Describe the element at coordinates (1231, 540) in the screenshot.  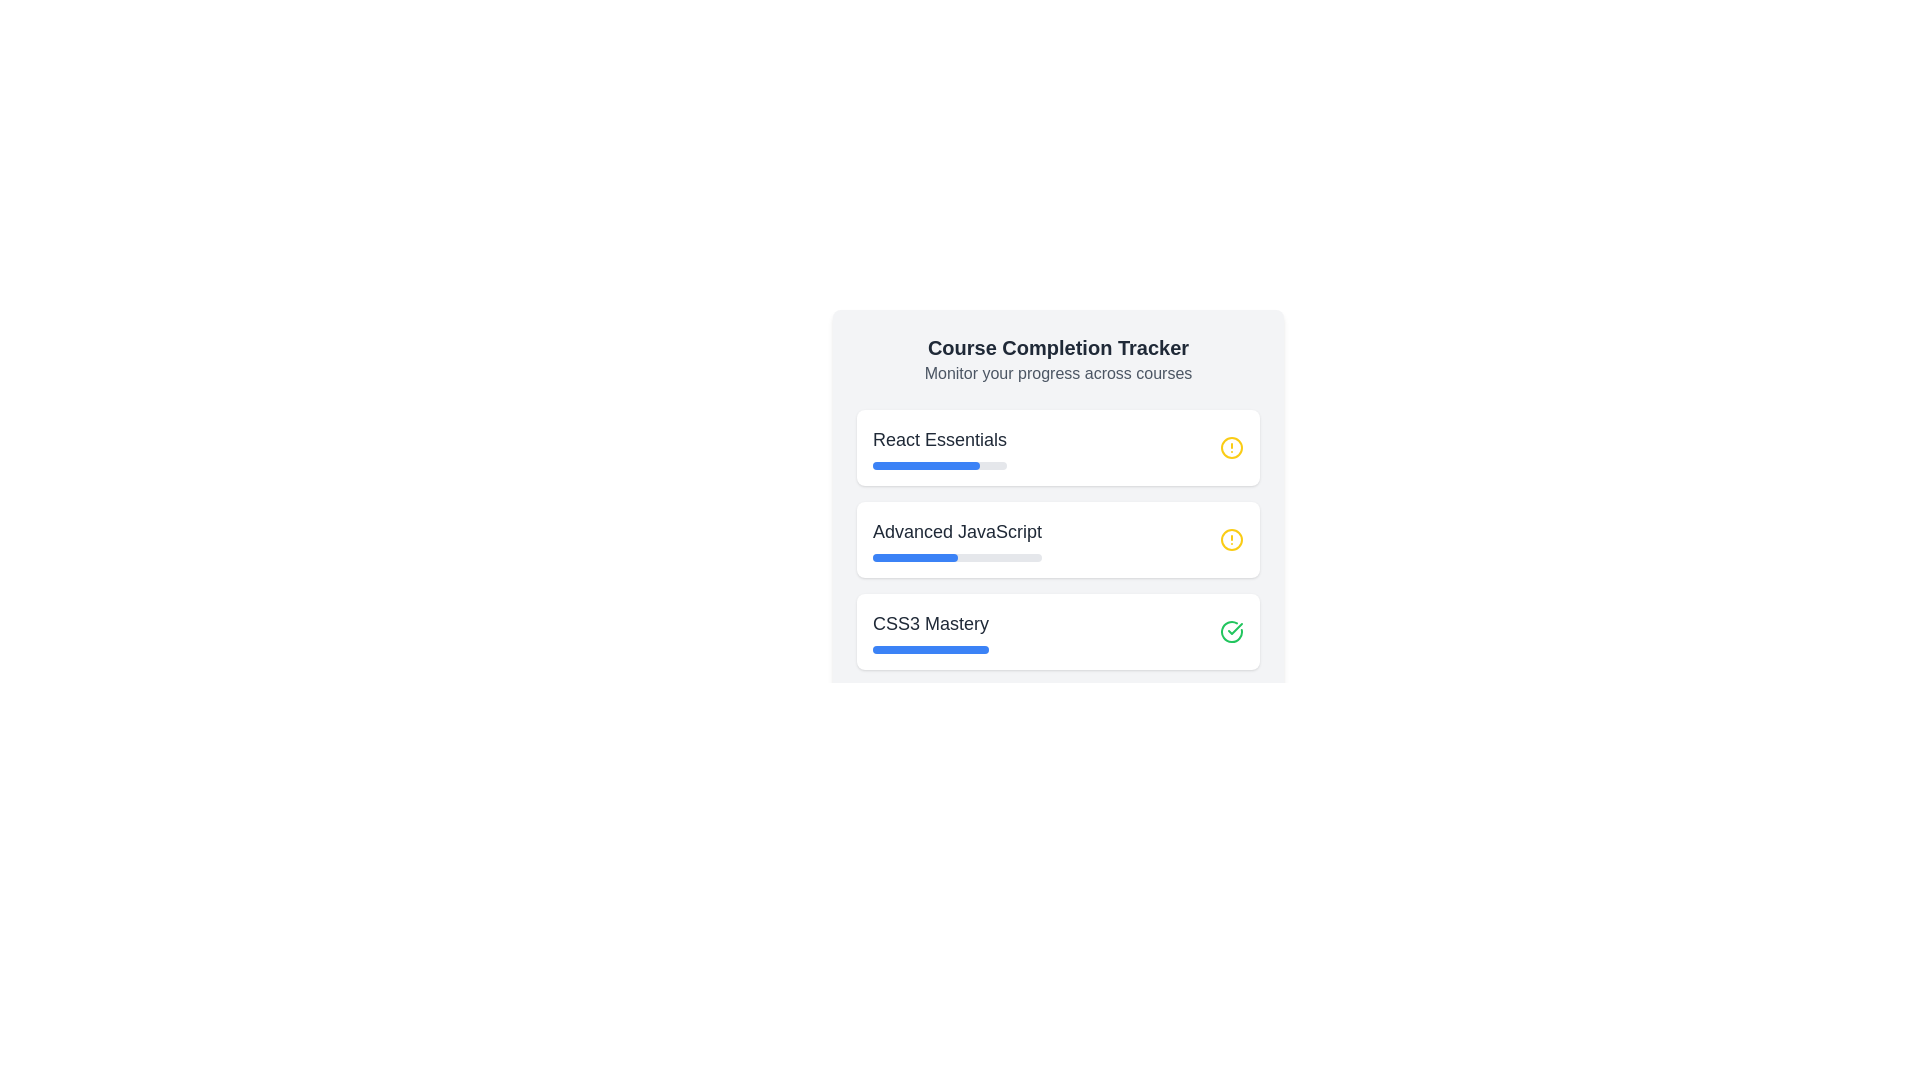
I see `the yellow-themed Indicator Icon at the end of the progress bar for the 'React Essentials' course, indicating an incomplete or pending state` at that location.